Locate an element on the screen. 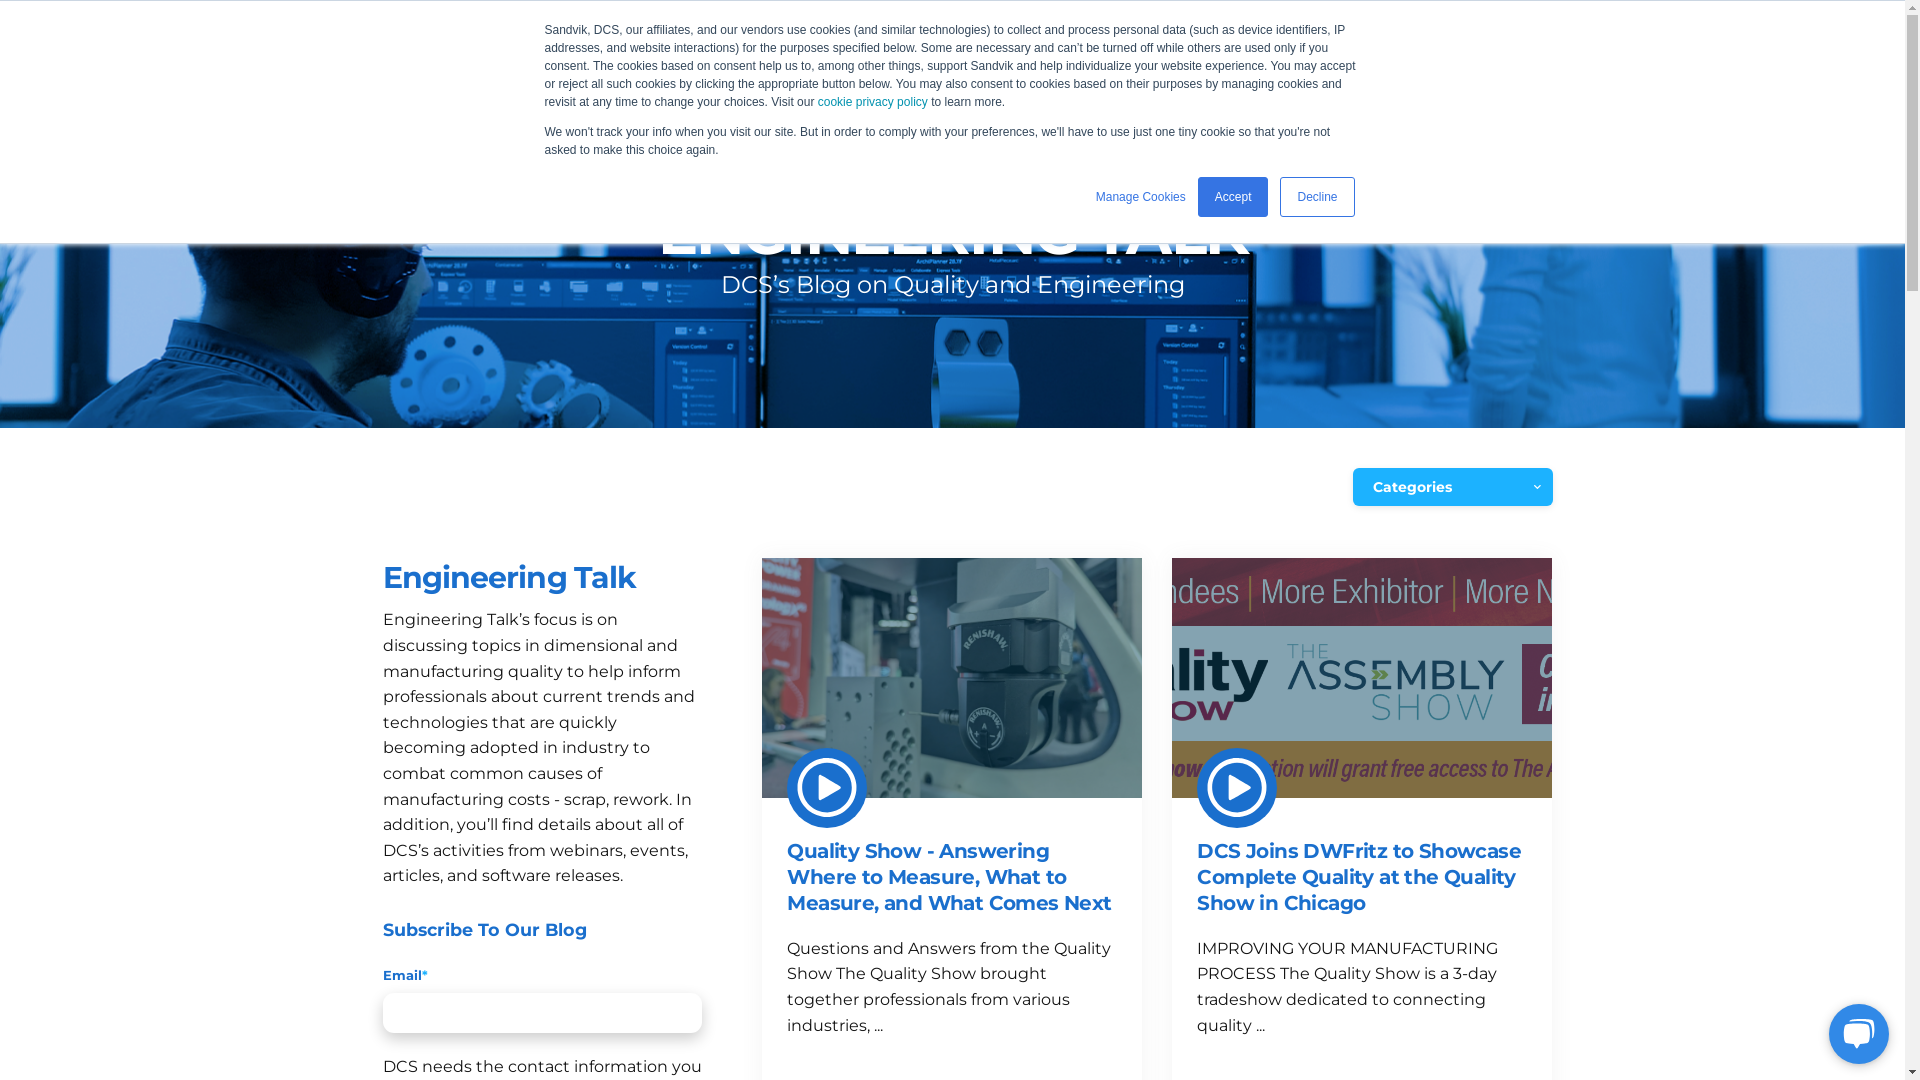 Image resolution: width=1920 pixels, height=1080 pixels. 'Accept' is located at coordinates (1232, 196).